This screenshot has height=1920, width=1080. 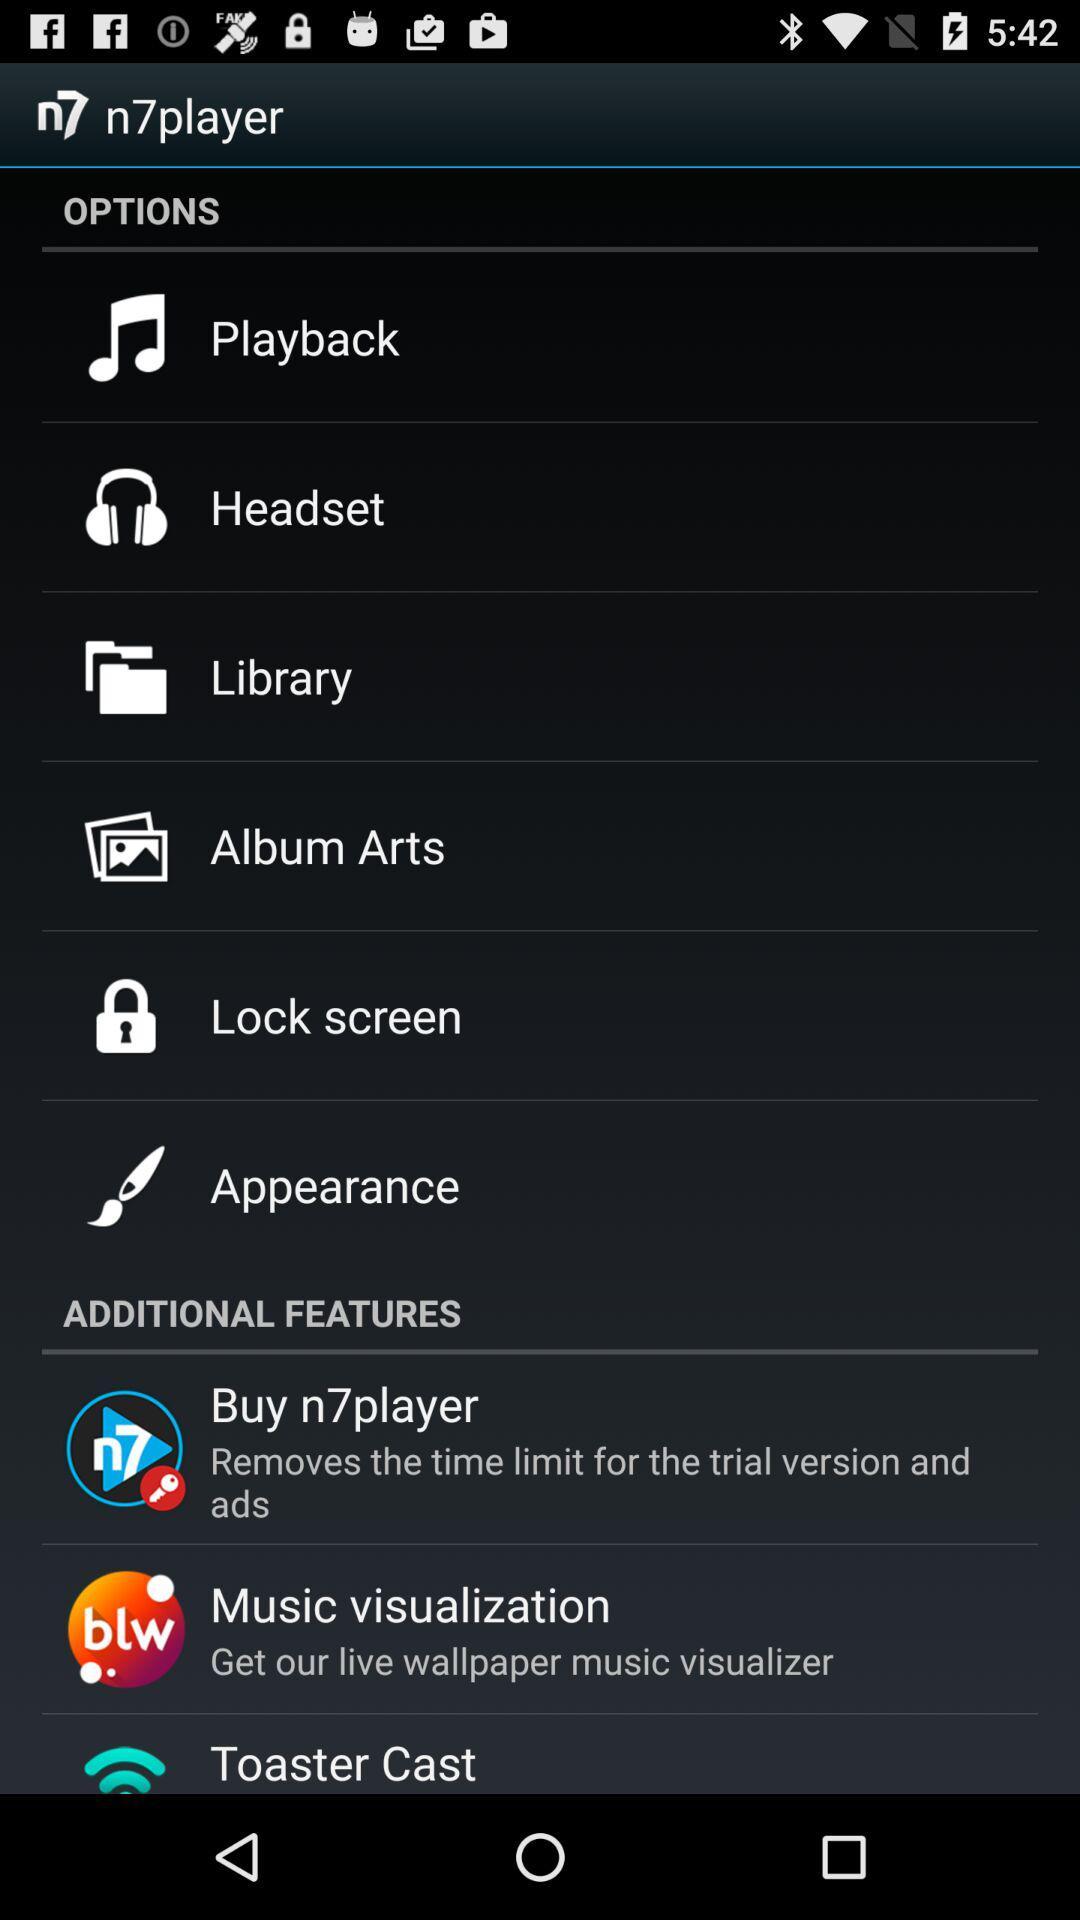 What do you see at coordinates (335, 1015) in the screenshot?
I see `app above appearance app` at bounding box center [335, 1015].